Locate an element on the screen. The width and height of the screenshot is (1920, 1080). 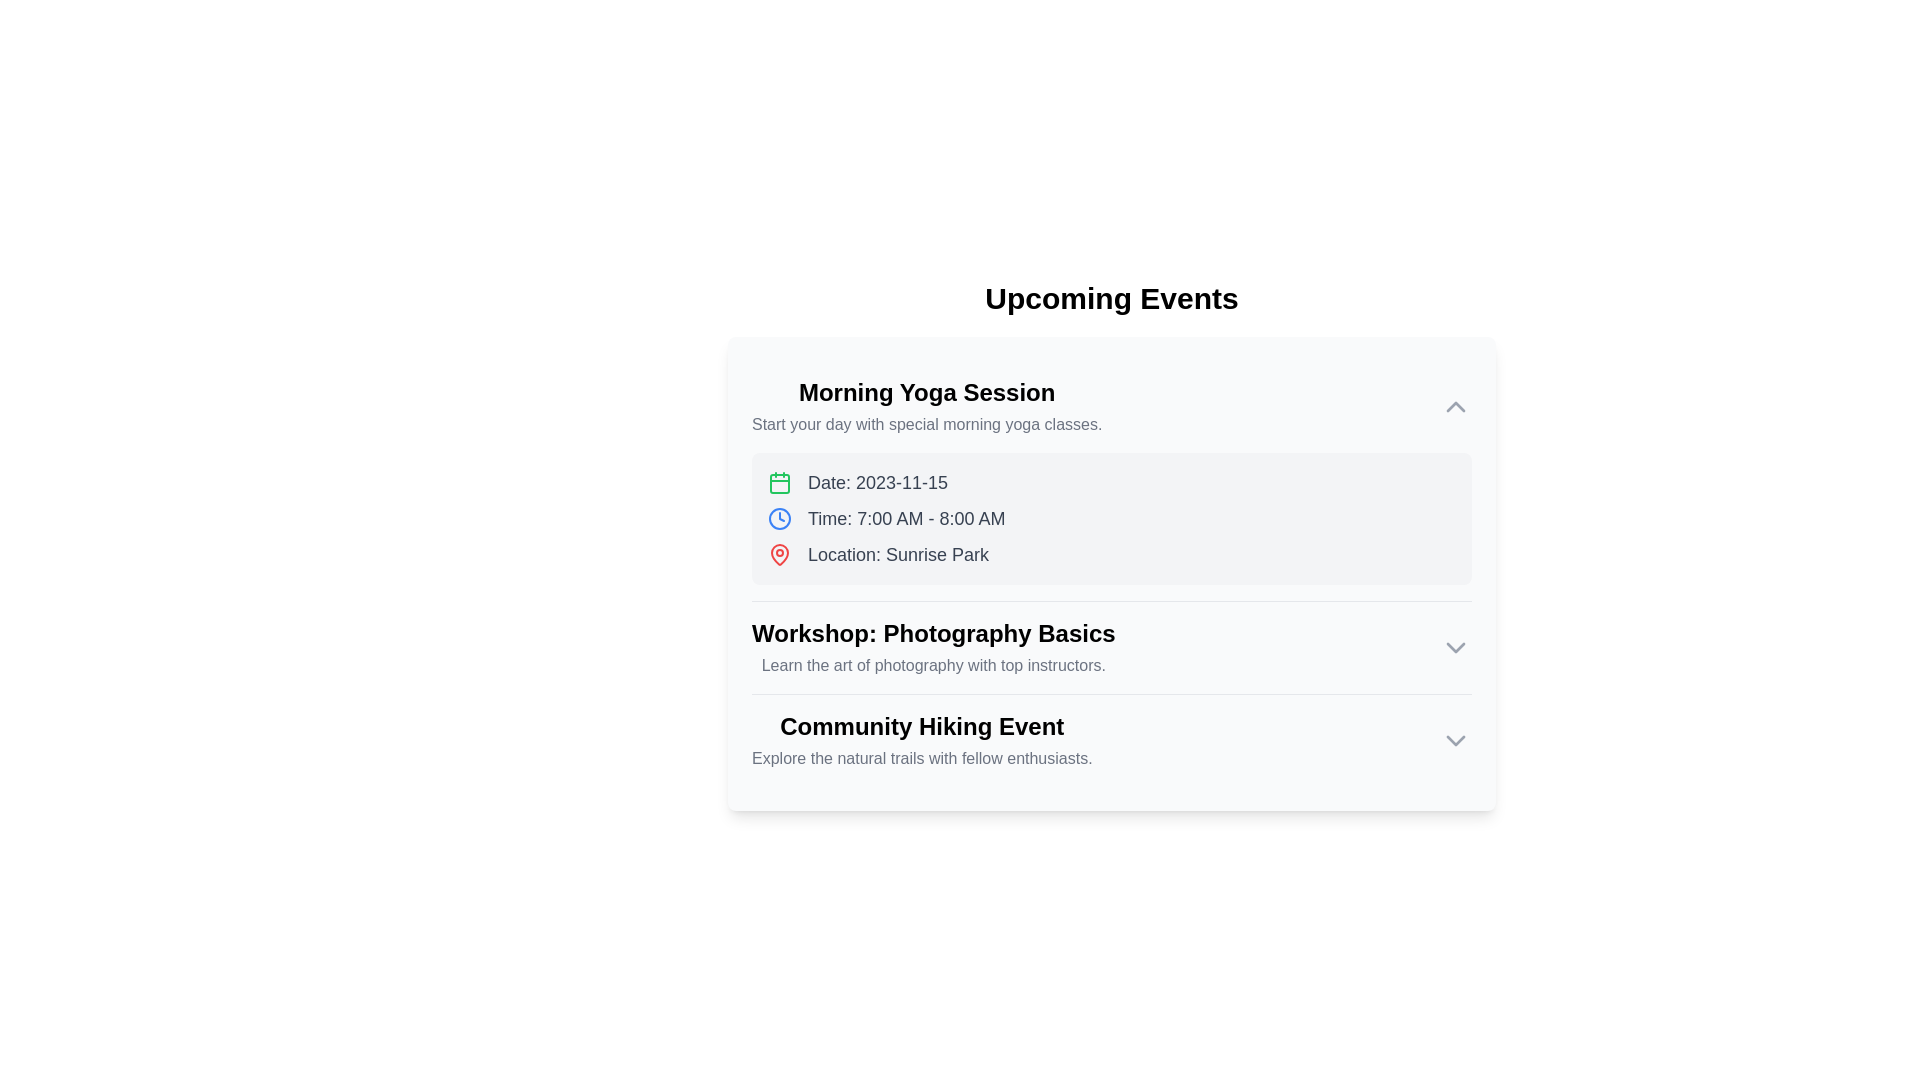
the static informational text located directly below the heading 'Workshop: Photography Basics', which provides a brief description of the photography basics workshop is located at coordinates (932, 666).